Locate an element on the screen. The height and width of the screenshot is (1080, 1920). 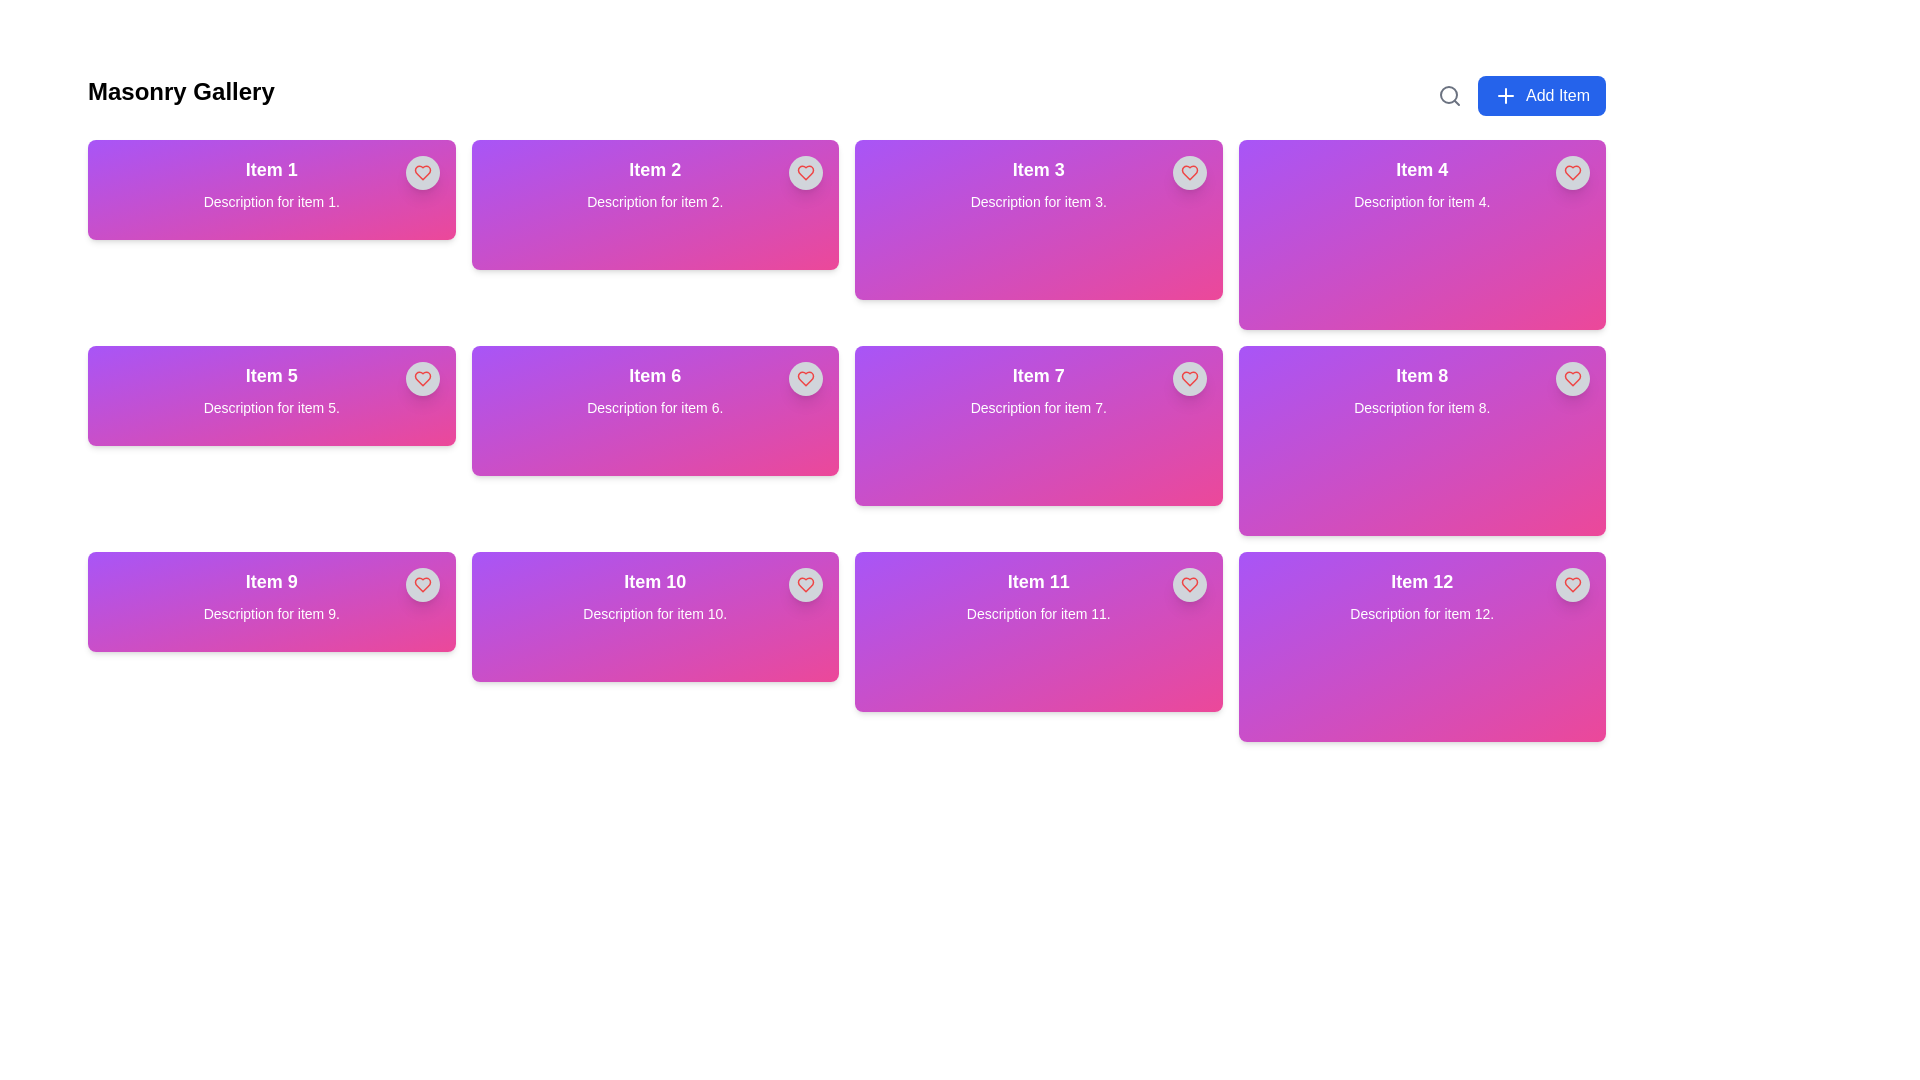
the Information card featuring a gradient background with the text 'Item 1' and a heart icon in the top-right corner is located at coordinates (270, 189).